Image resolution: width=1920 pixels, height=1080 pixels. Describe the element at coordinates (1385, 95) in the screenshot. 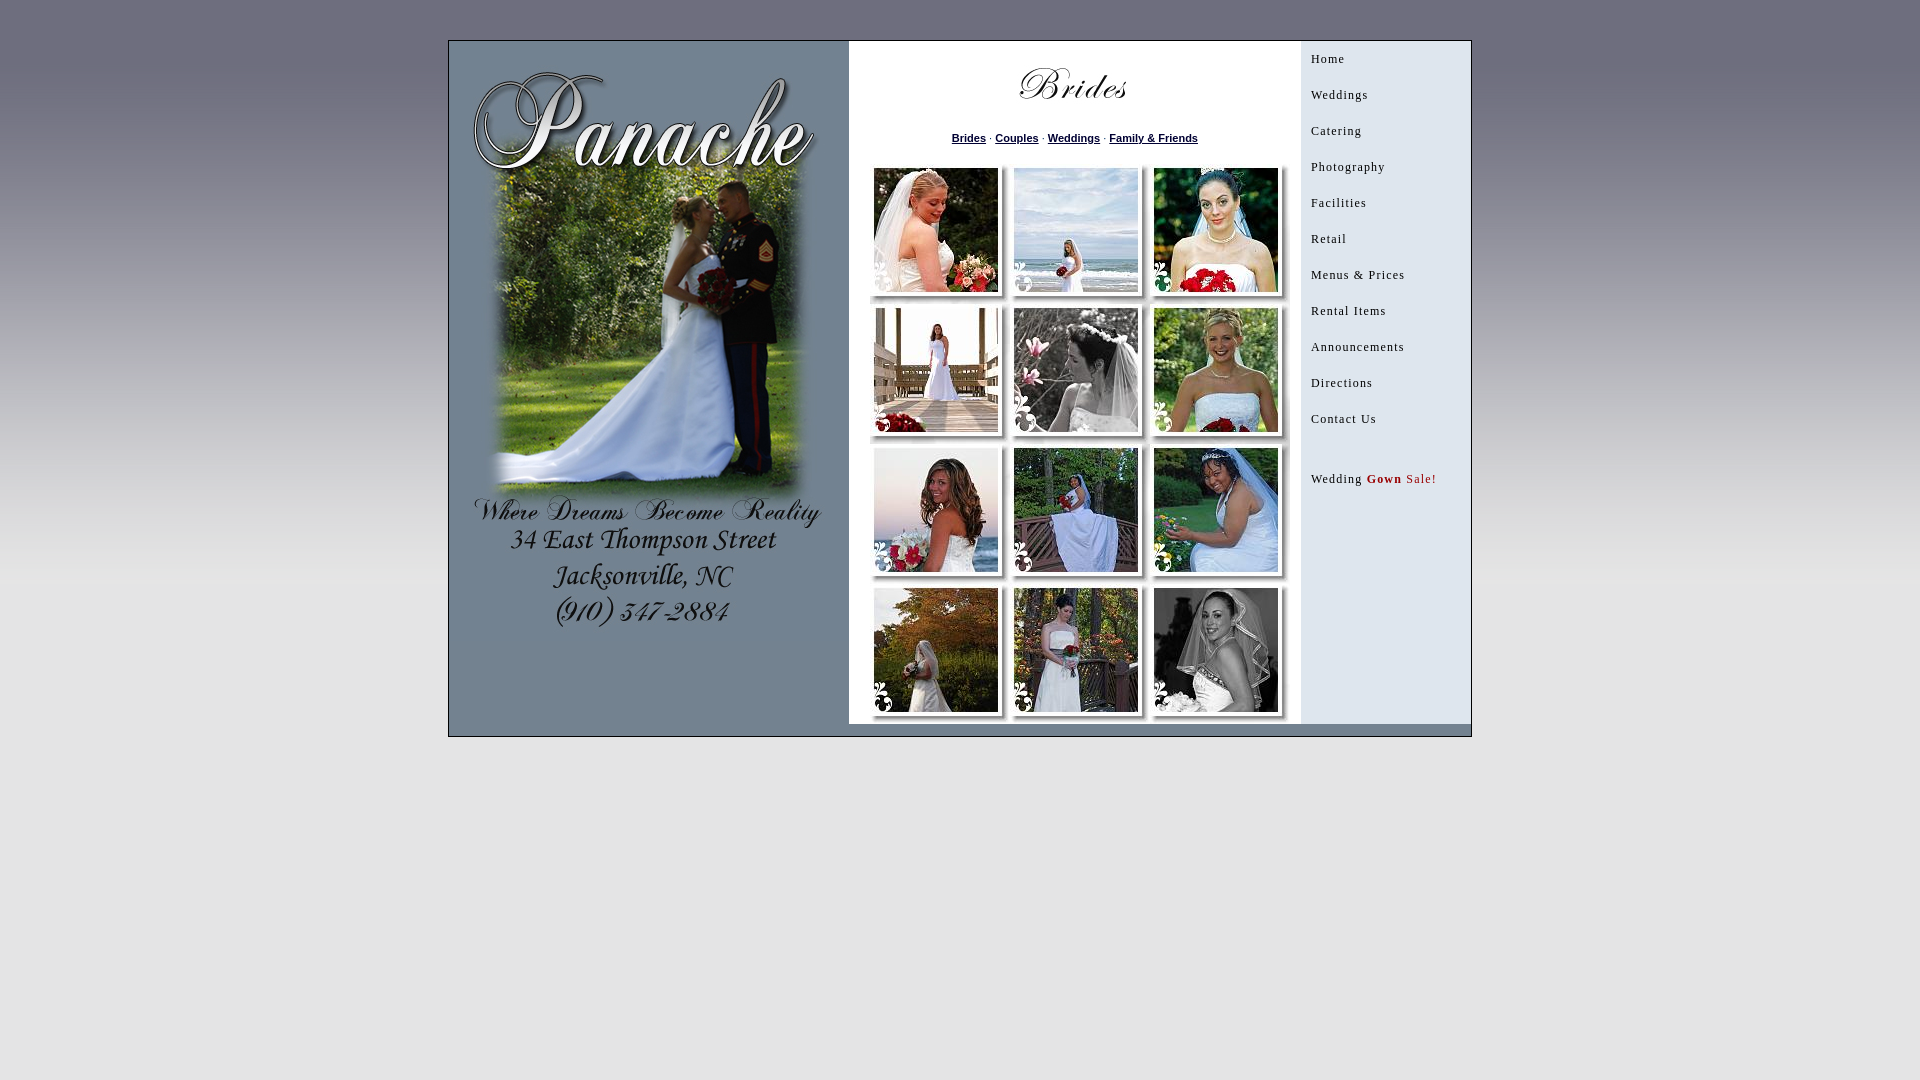

I see `'Weddings'` at that location.